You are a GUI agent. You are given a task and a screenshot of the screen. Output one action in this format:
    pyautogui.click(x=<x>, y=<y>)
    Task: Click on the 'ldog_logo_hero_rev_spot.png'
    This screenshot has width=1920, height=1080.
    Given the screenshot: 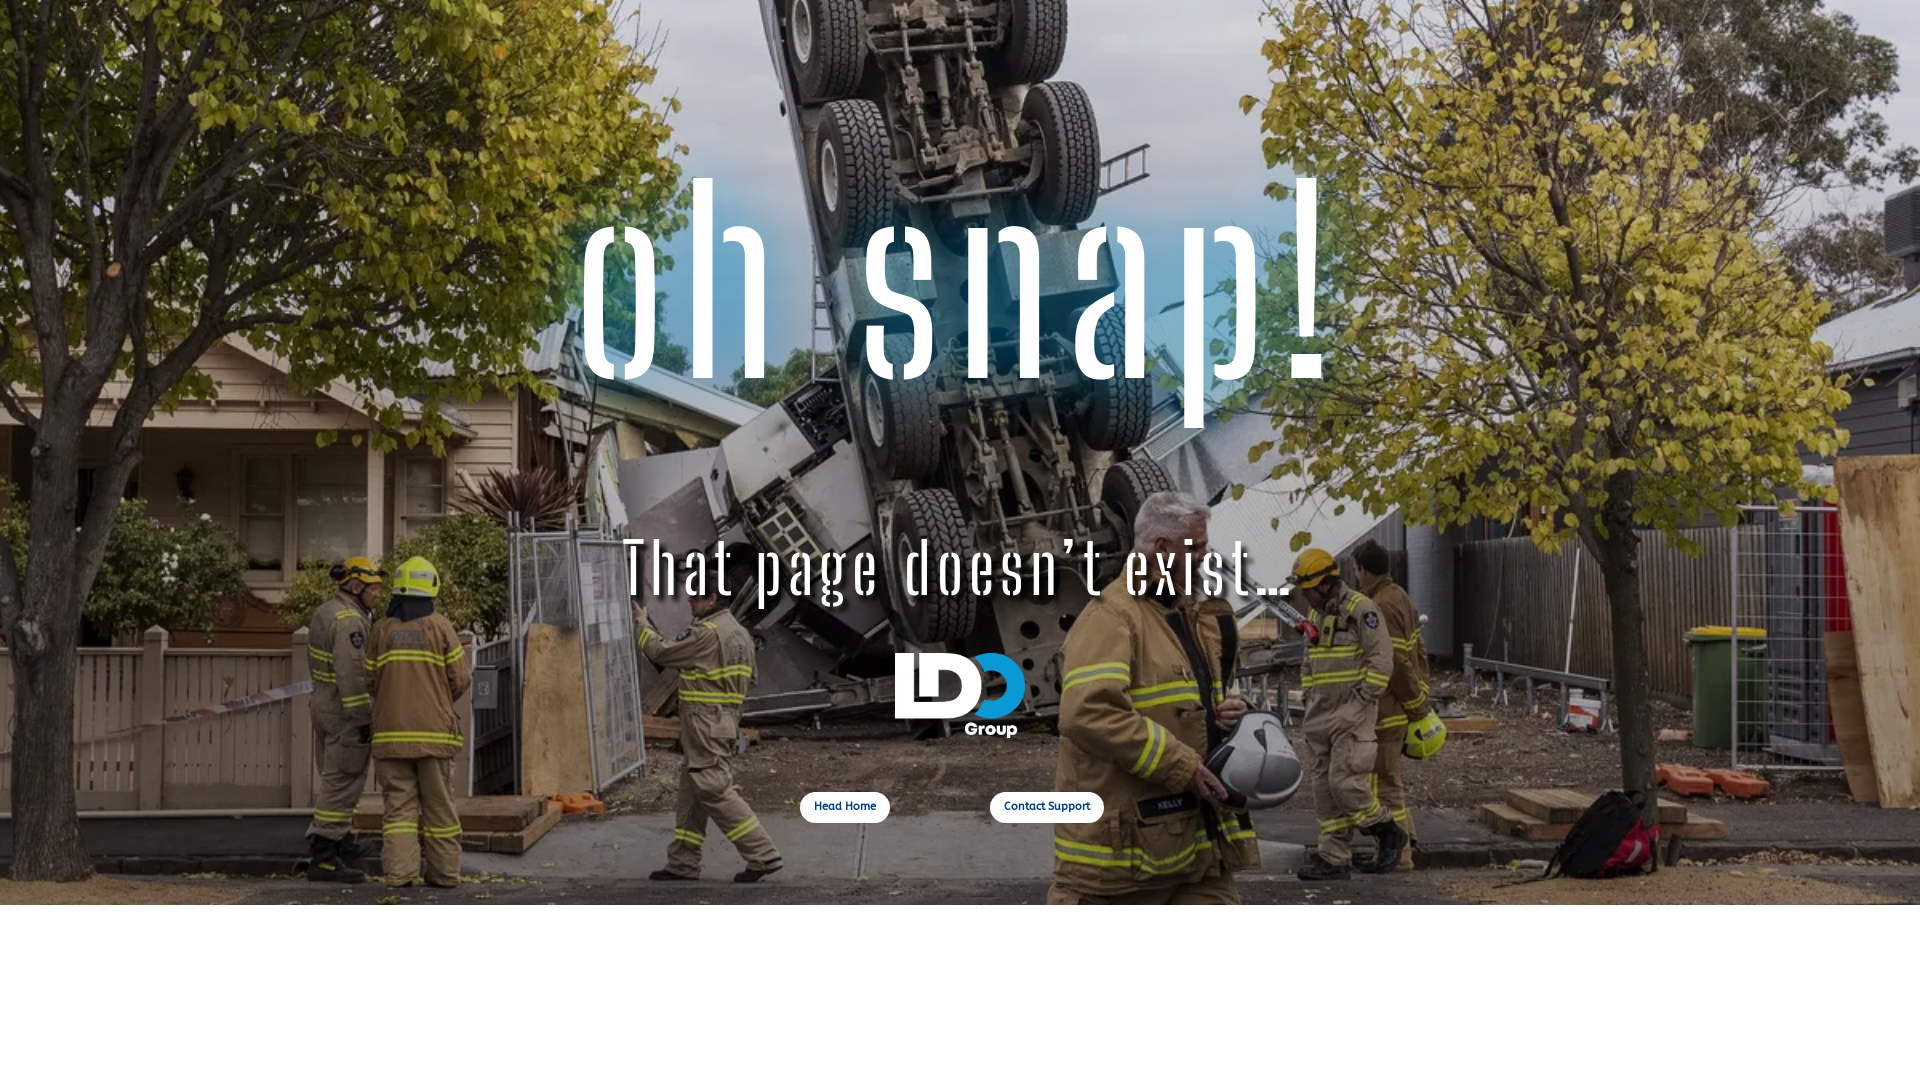 What is the action you would take?
    pyautogui.click(x=960, y=693)
    